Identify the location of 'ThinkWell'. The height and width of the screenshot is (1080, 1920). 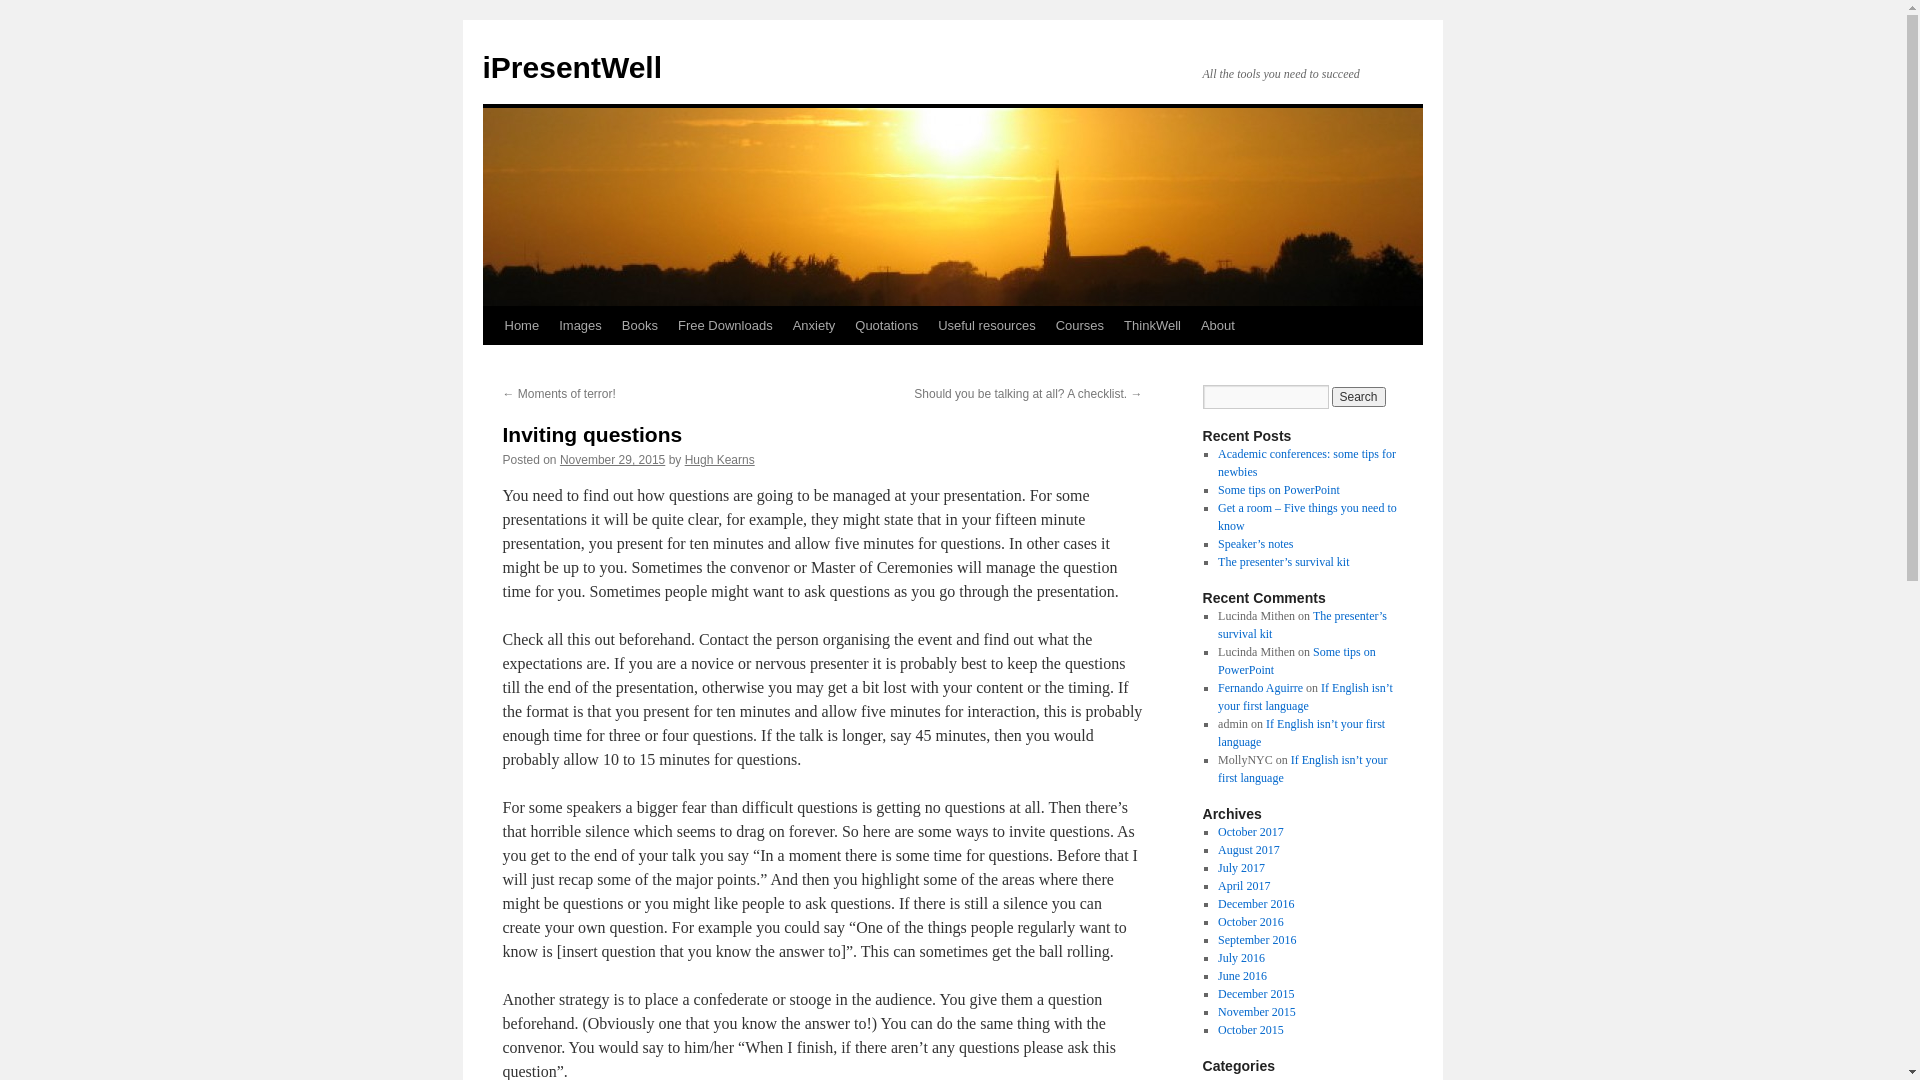
(1152, 325).